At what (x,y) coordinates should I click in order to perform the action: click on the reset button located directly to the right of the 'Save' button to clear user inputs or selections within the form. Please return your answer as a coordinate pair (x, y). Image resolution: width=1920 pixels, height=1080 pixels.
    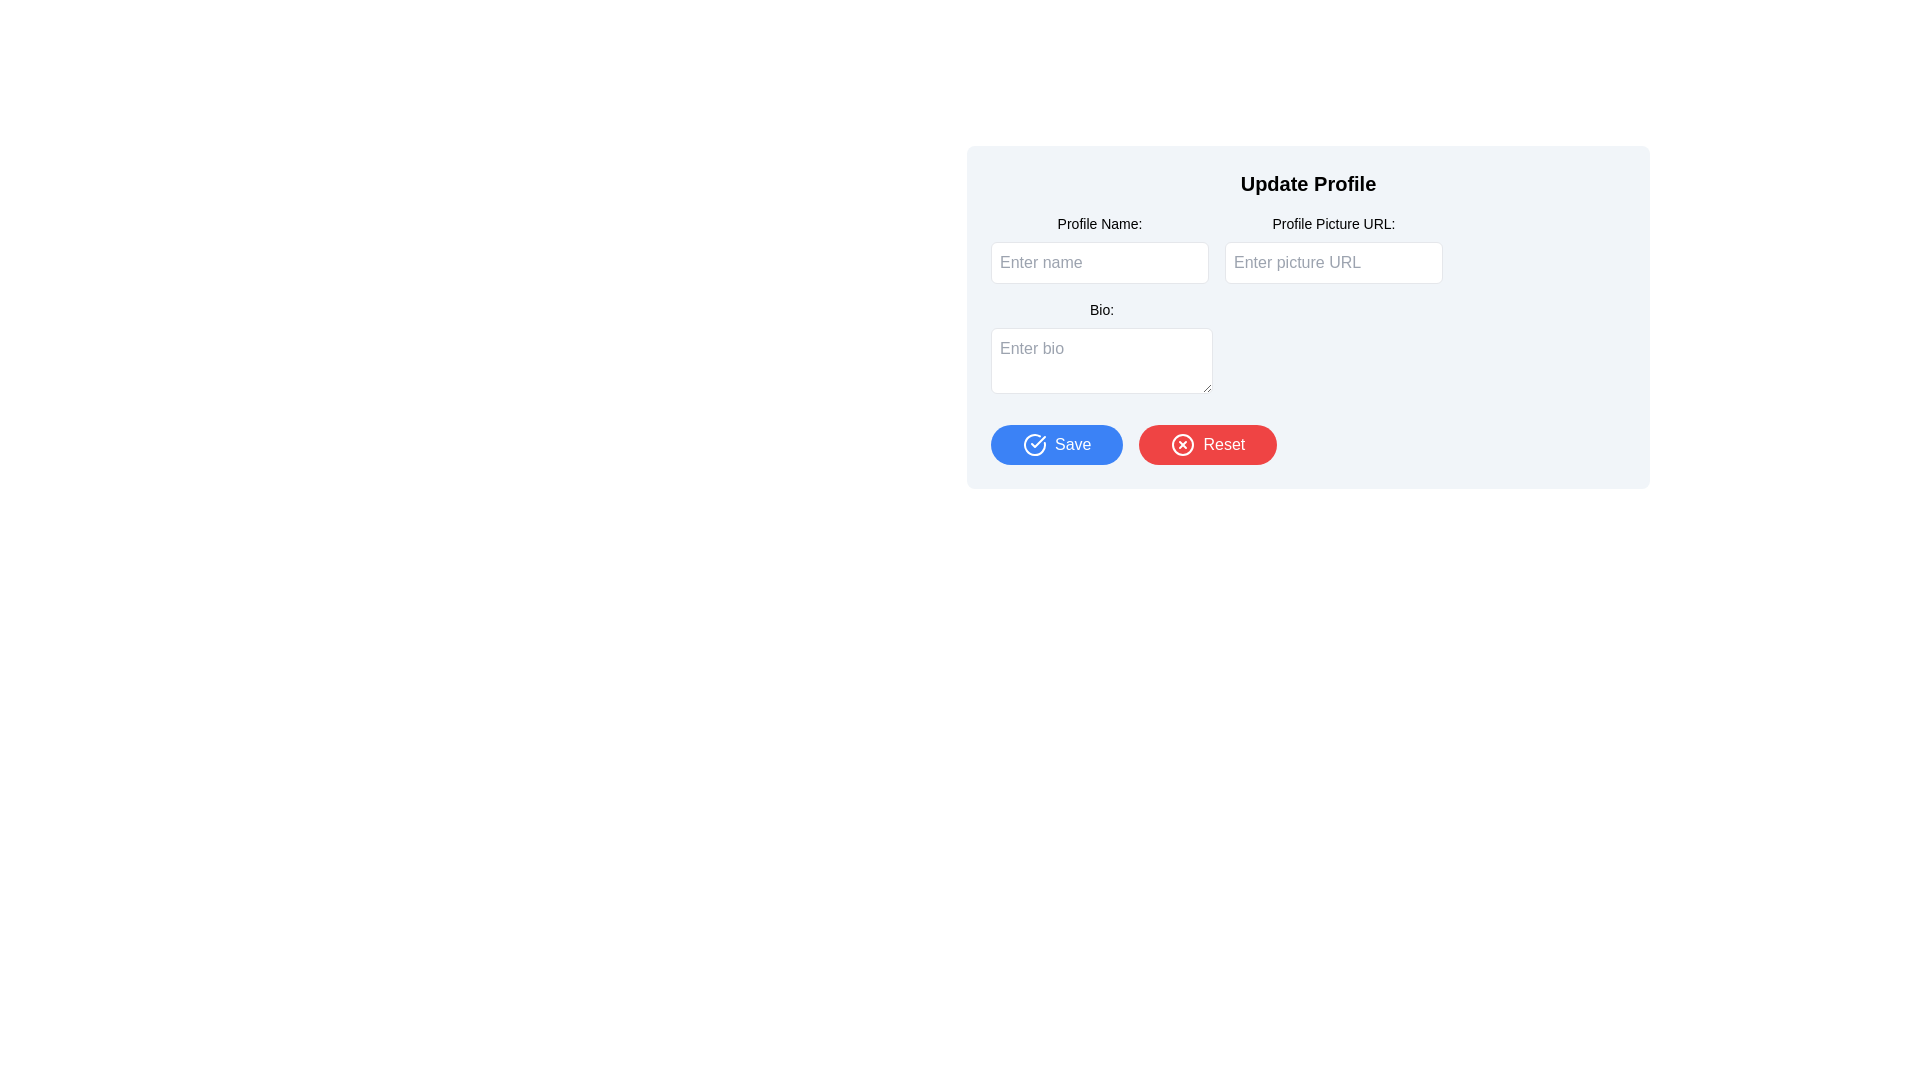
    Looking at the image, I should click on (1207, 443).